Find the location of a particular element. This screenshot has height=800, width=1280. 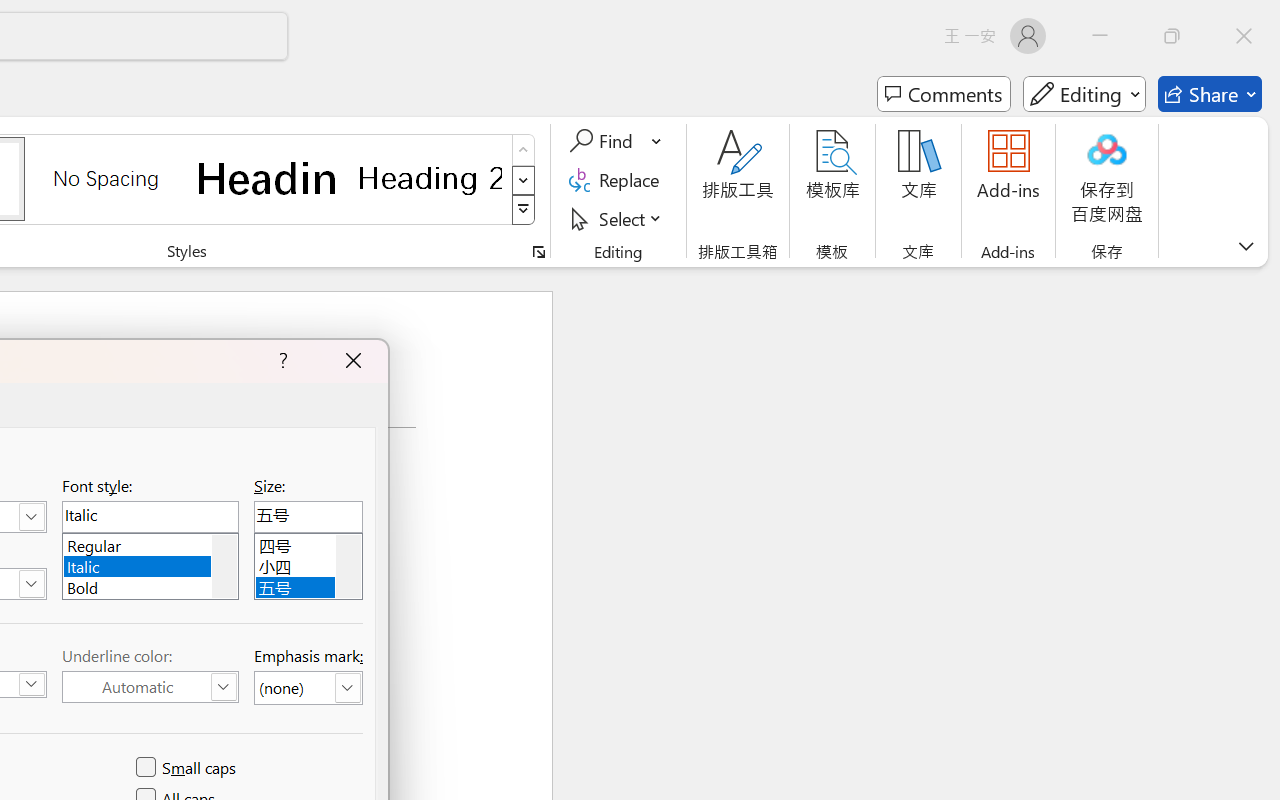

'Underline Color (Automatic)' is located at coordinates (149, 687).